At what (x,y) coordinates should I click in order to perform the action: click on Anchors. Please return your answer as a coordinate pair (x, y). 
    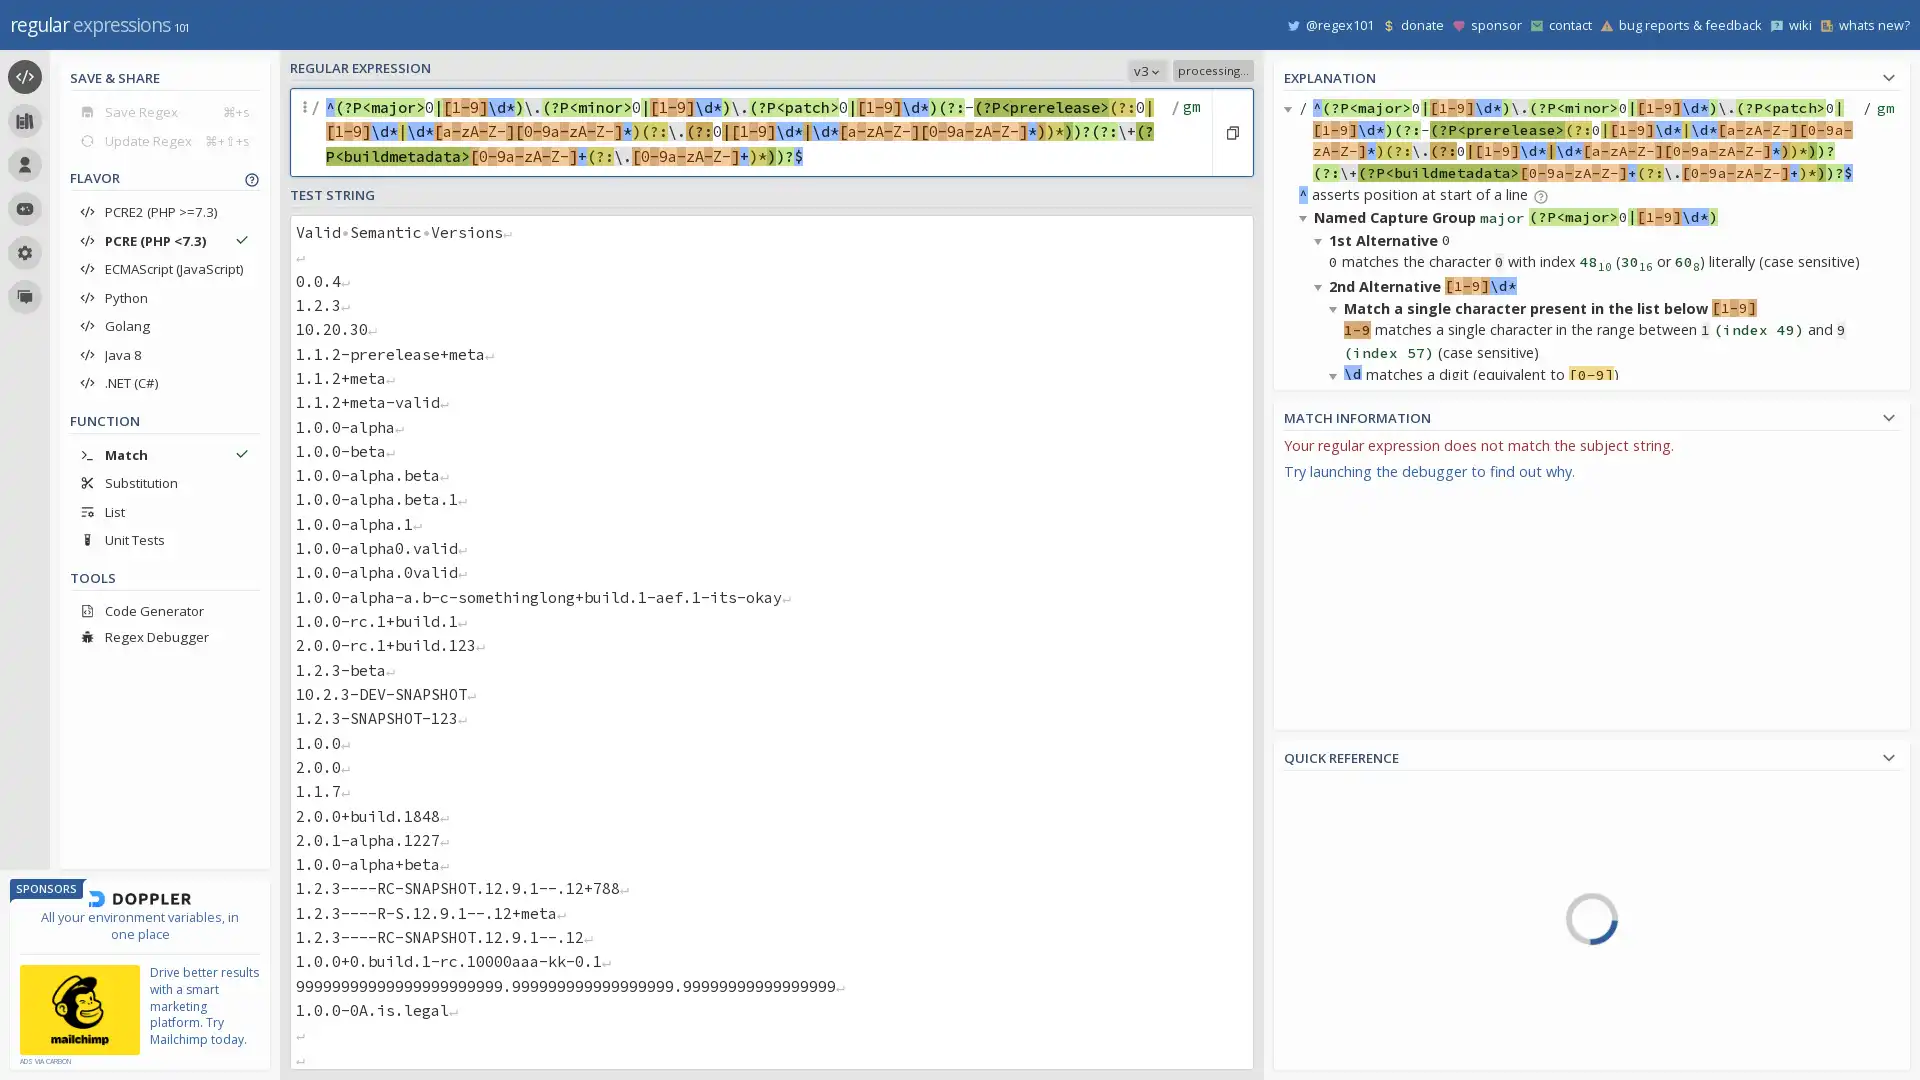
    Looking at the image, I should click on (1377, 915).